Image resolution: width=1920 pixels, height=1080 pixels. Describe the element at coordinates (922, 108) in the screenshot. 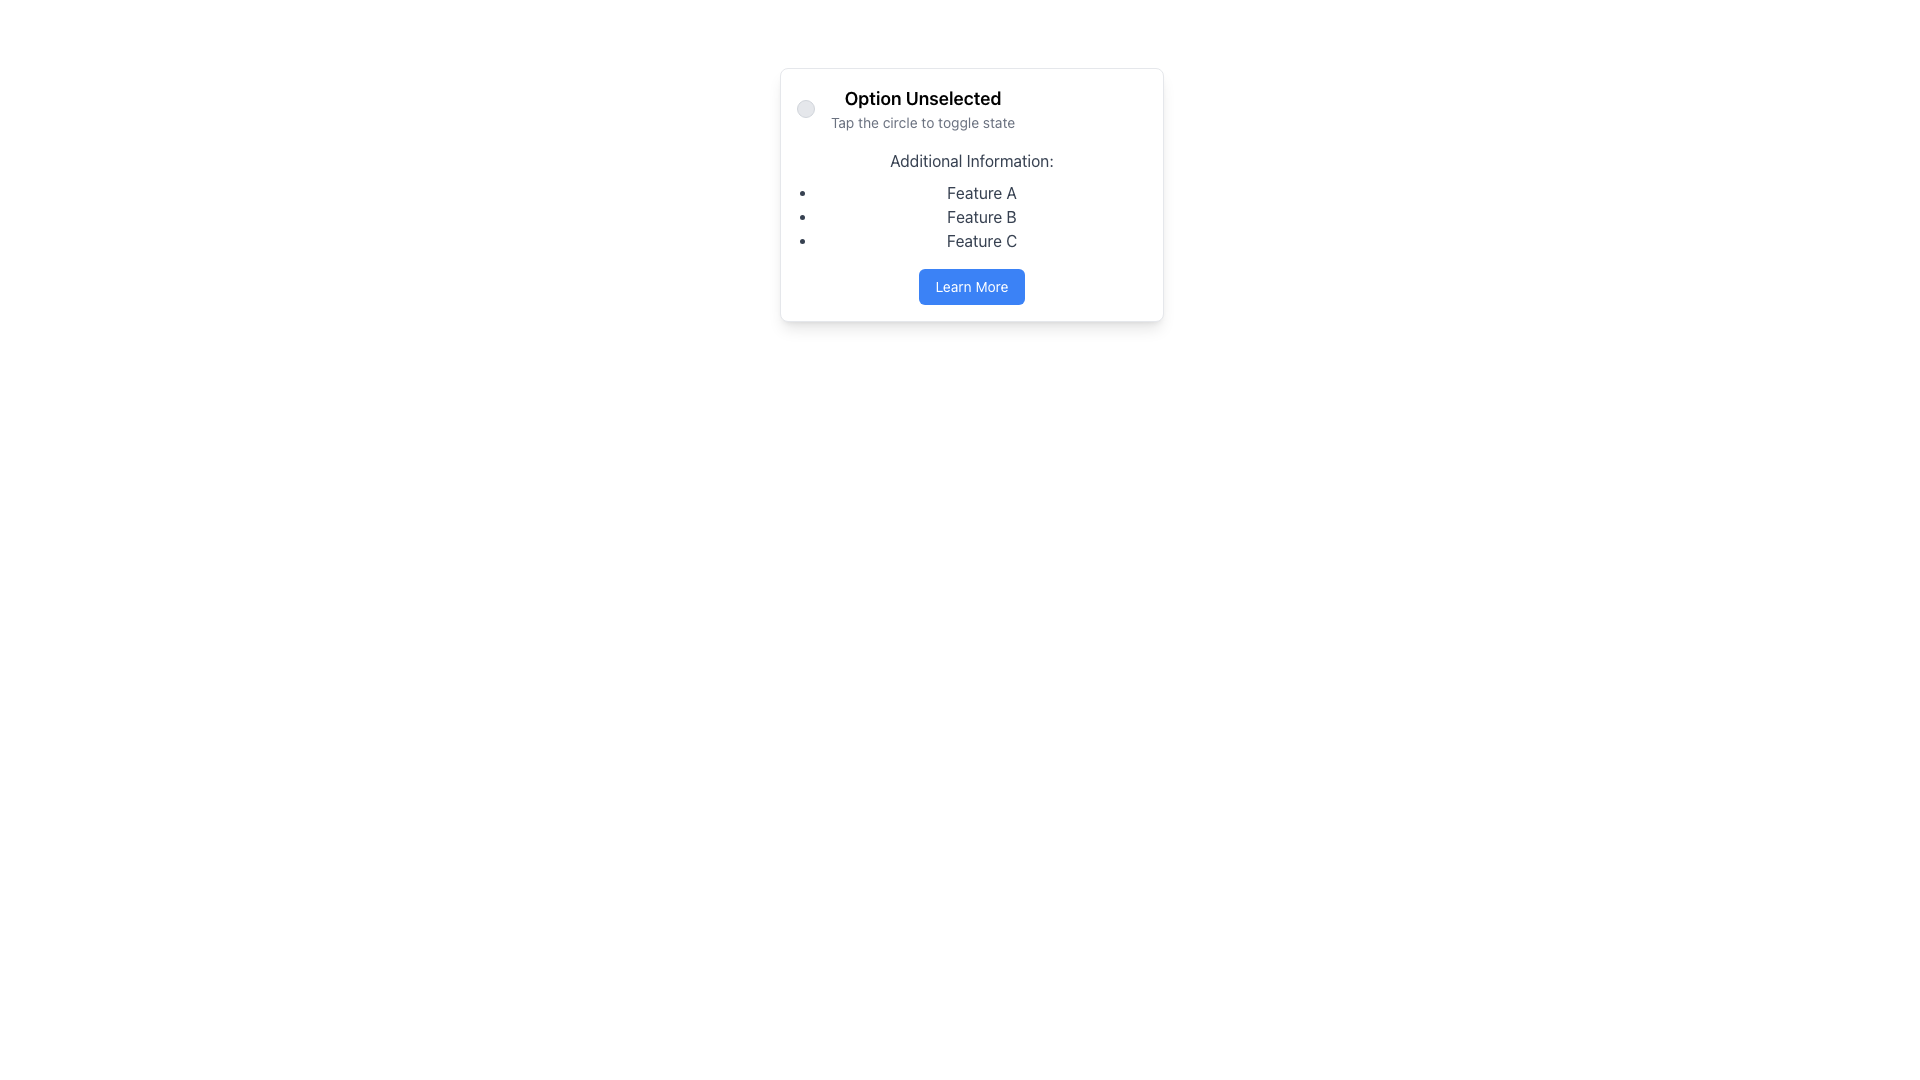

I see `the informative text display that indicates the current state as 'Option Unselected' and provides instructions for interaction, located in the upper half of the card interface, adjacent to the interactive toggle circle` at that location.